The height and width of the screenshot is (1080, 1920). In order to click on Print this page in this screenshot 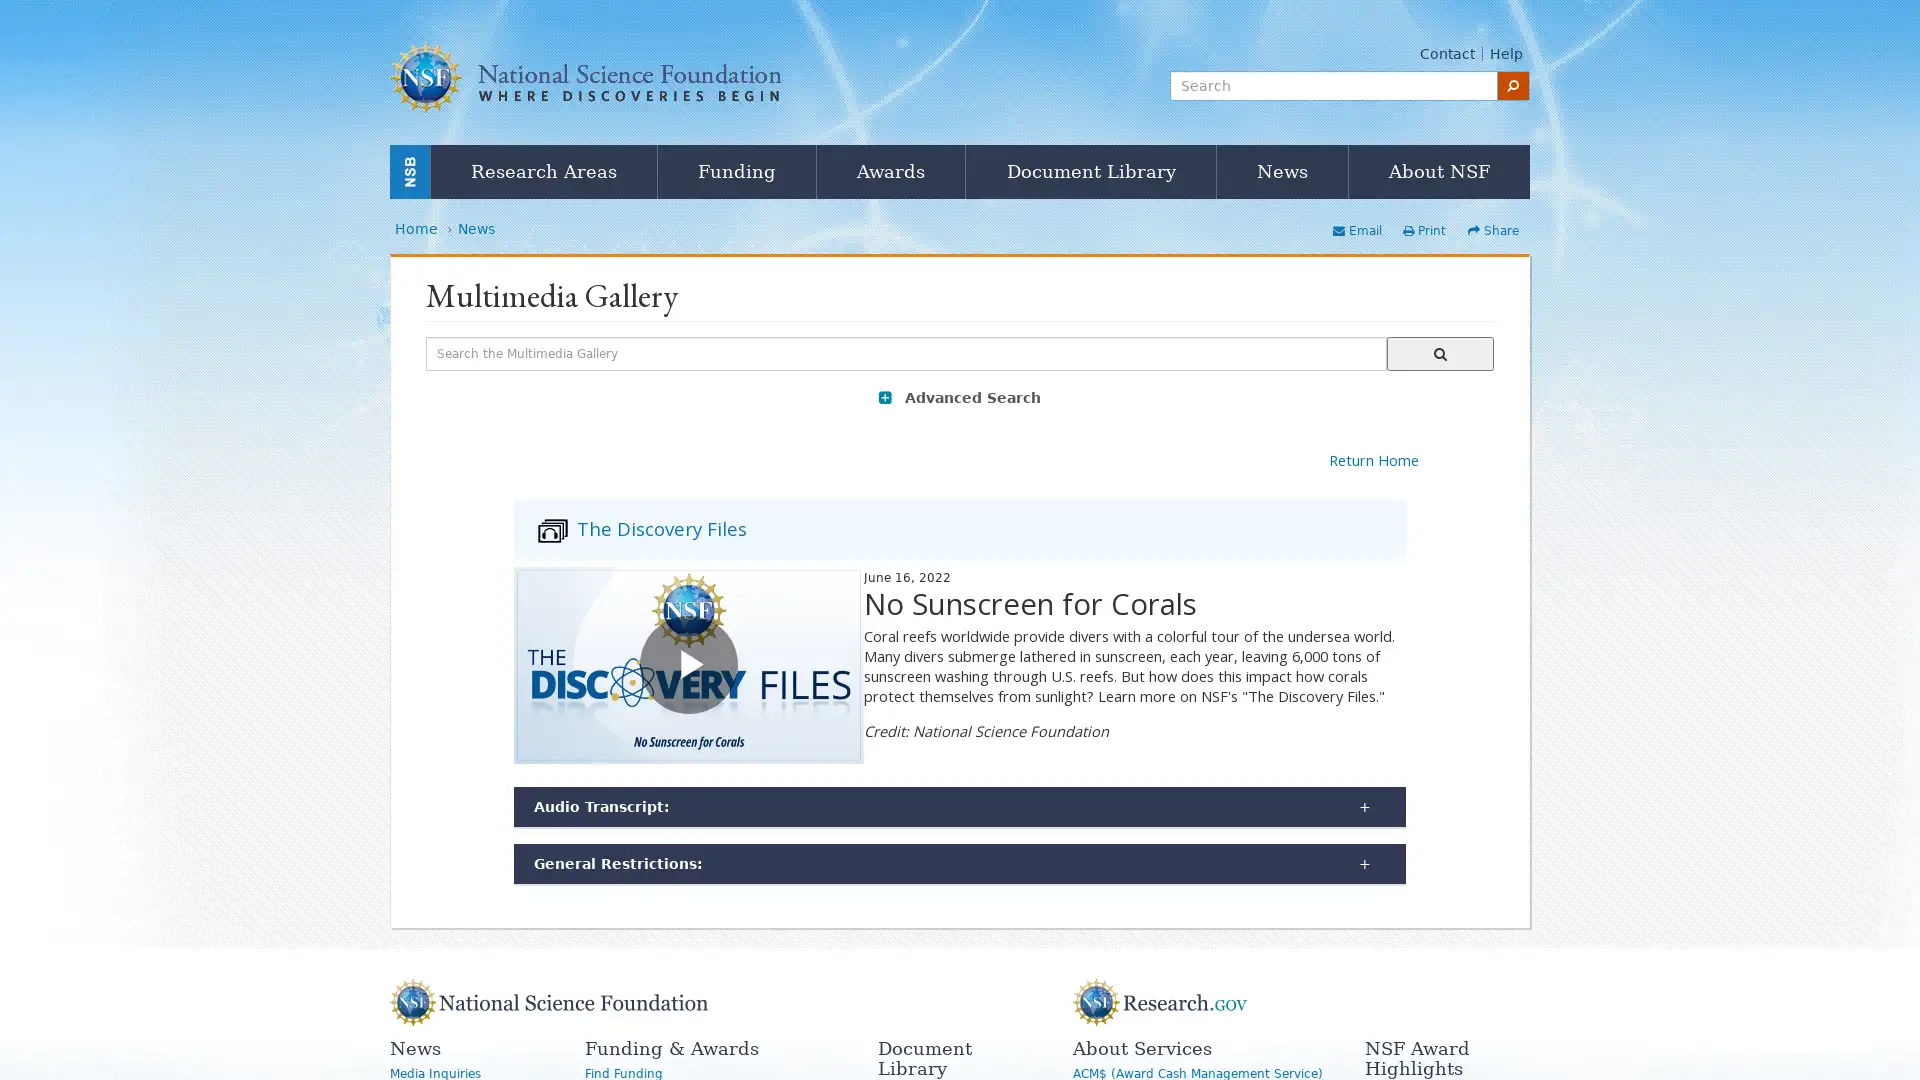, I will do `click(1423, 230)`.